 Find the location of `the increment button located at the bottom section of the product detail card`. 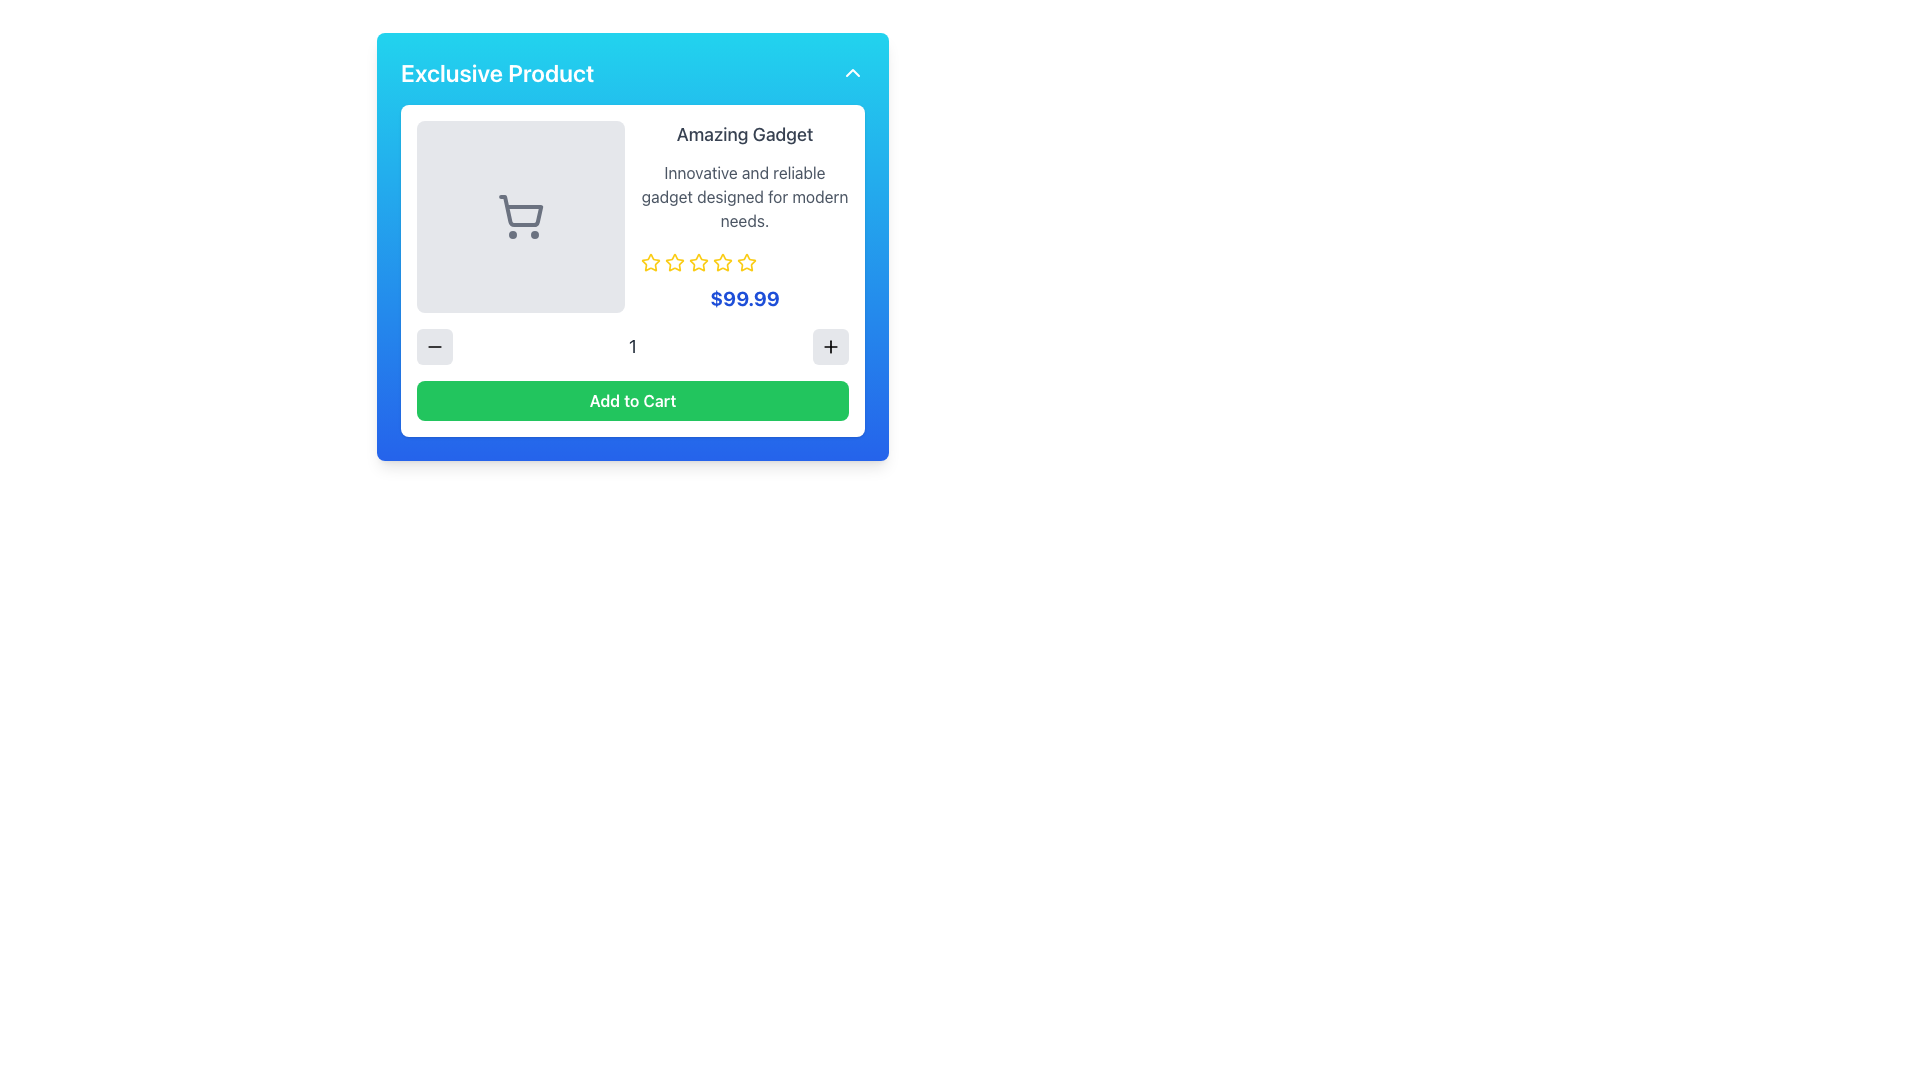

the increment button located at the bottom section of the product detail card is located at coordinates (830, 346).